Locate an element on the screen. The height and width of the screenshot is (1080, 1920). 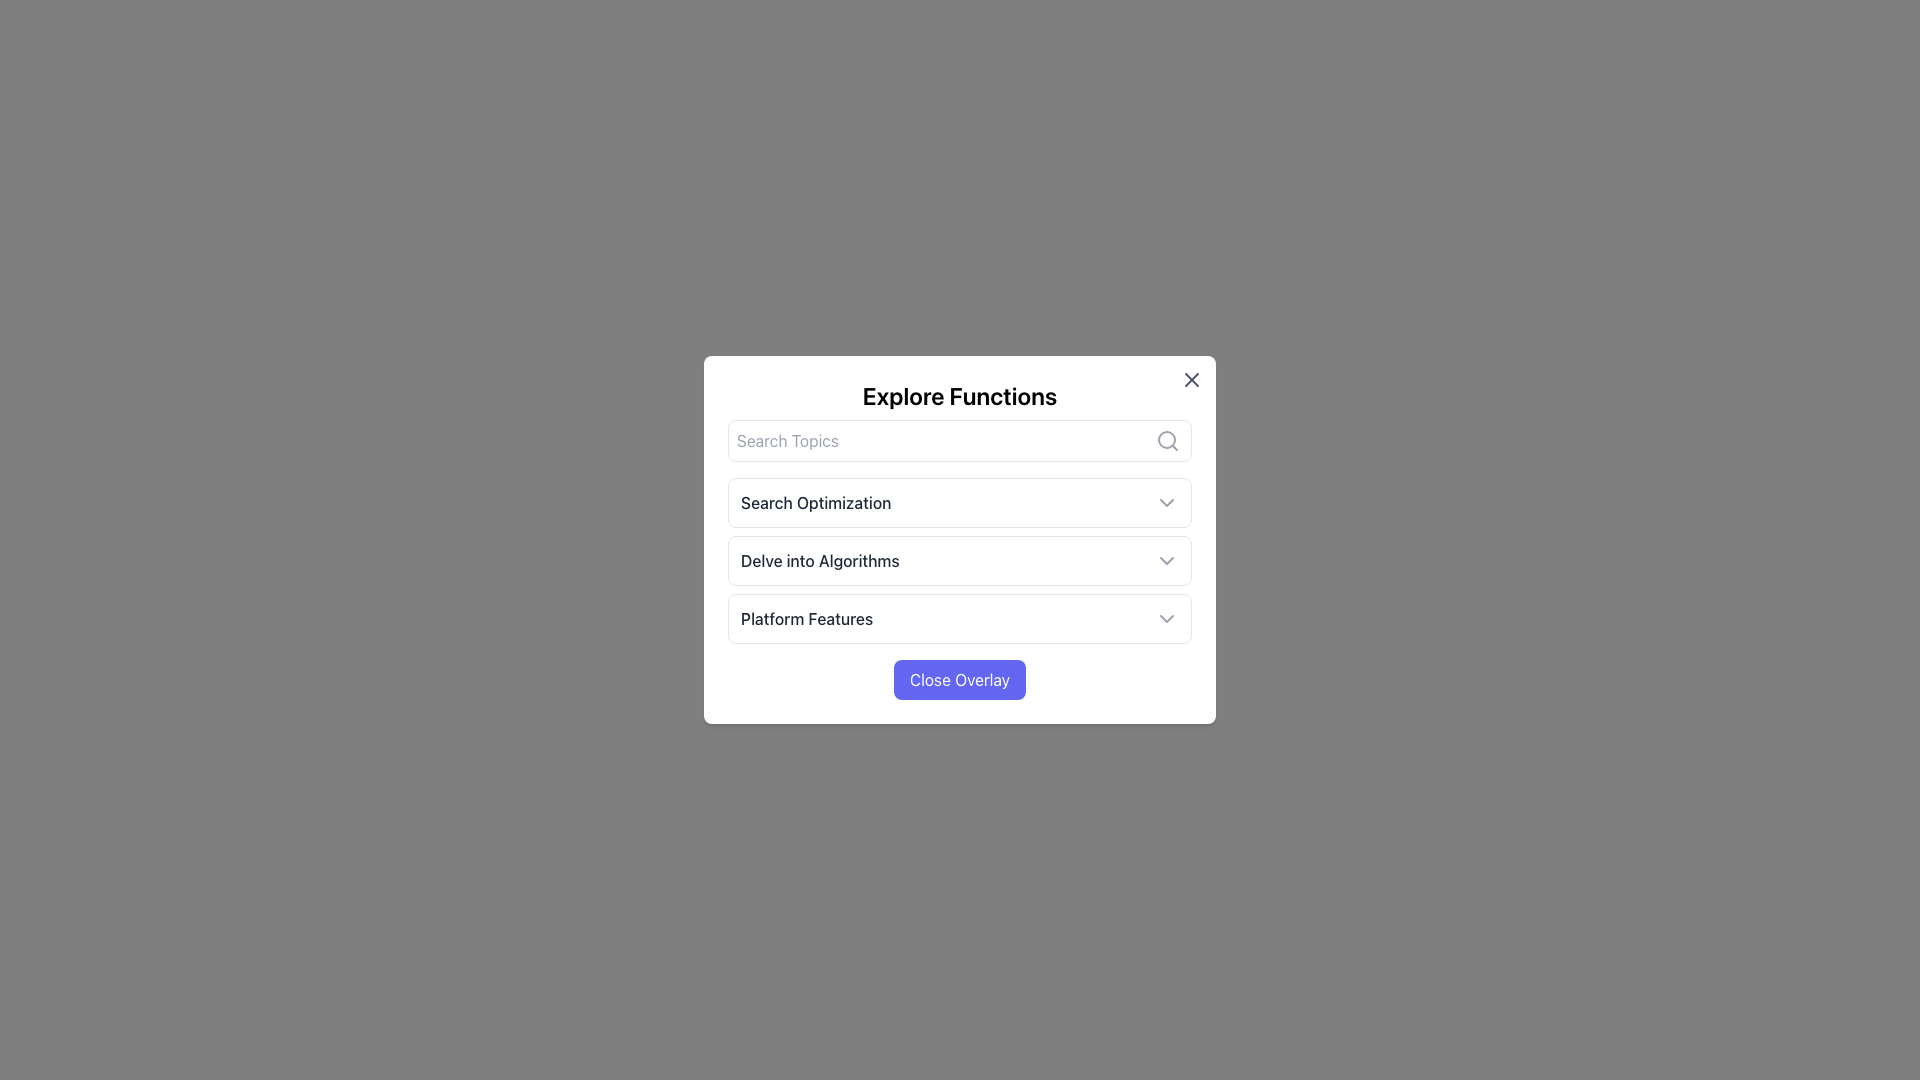
the circular graphical element representing the lens of the magnifying glass in the top-right corner of the overlay box is located at coordinates (1166, 438).